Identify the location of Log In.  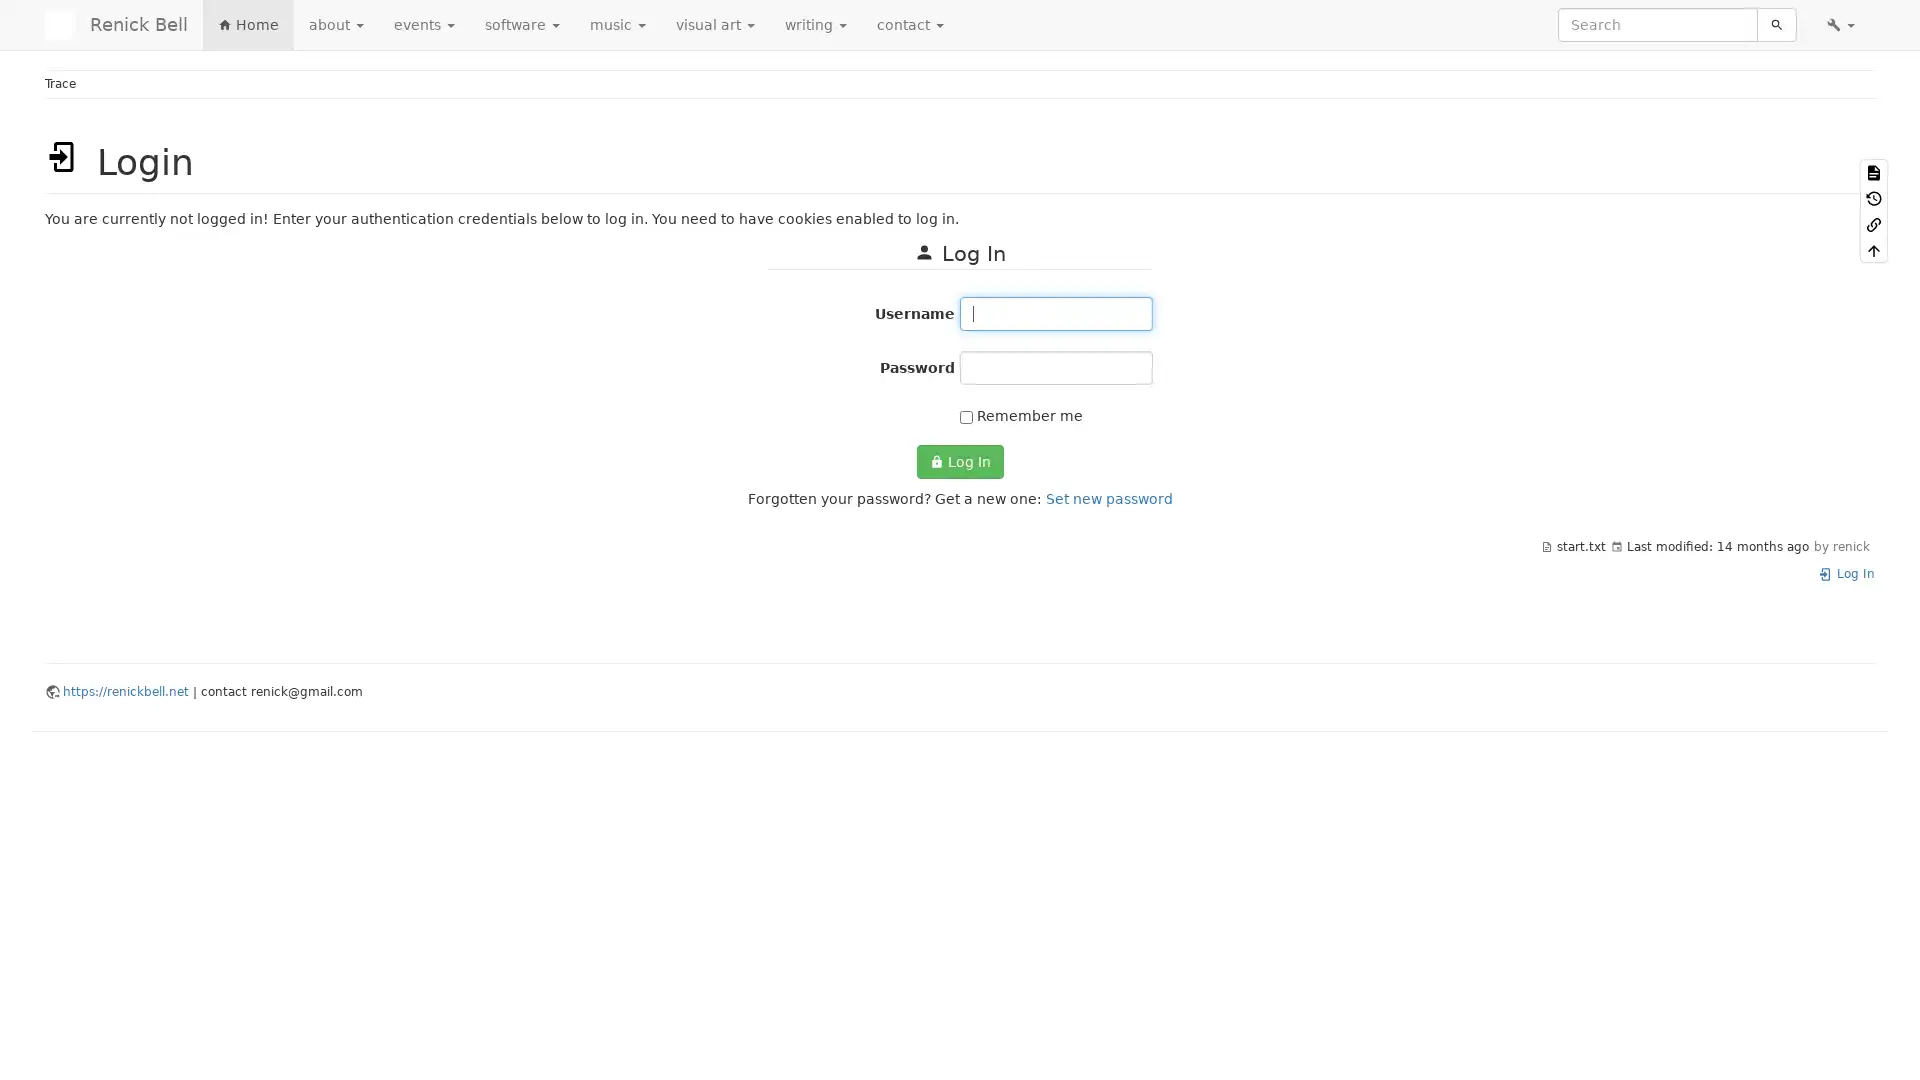
(958, 462).